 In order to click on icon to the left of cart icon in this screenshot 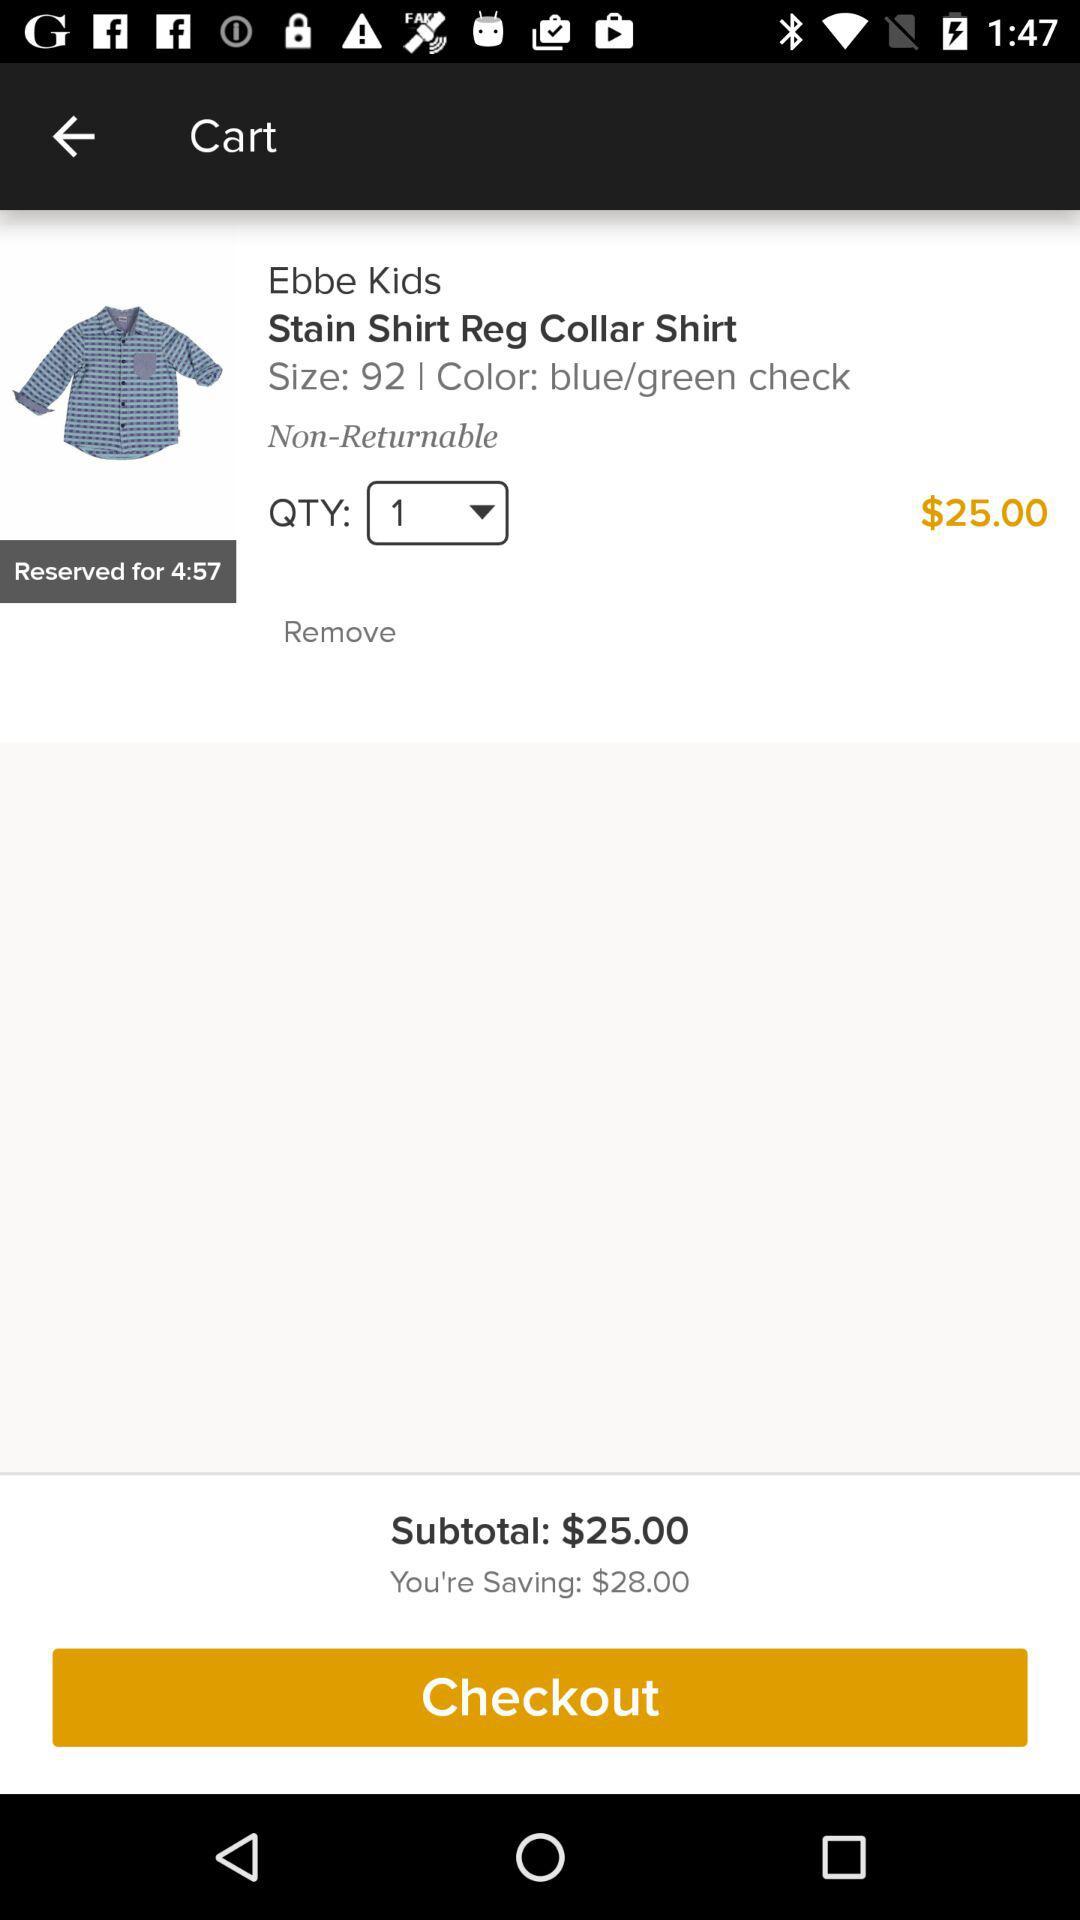, I will do `click(72, 135)`.